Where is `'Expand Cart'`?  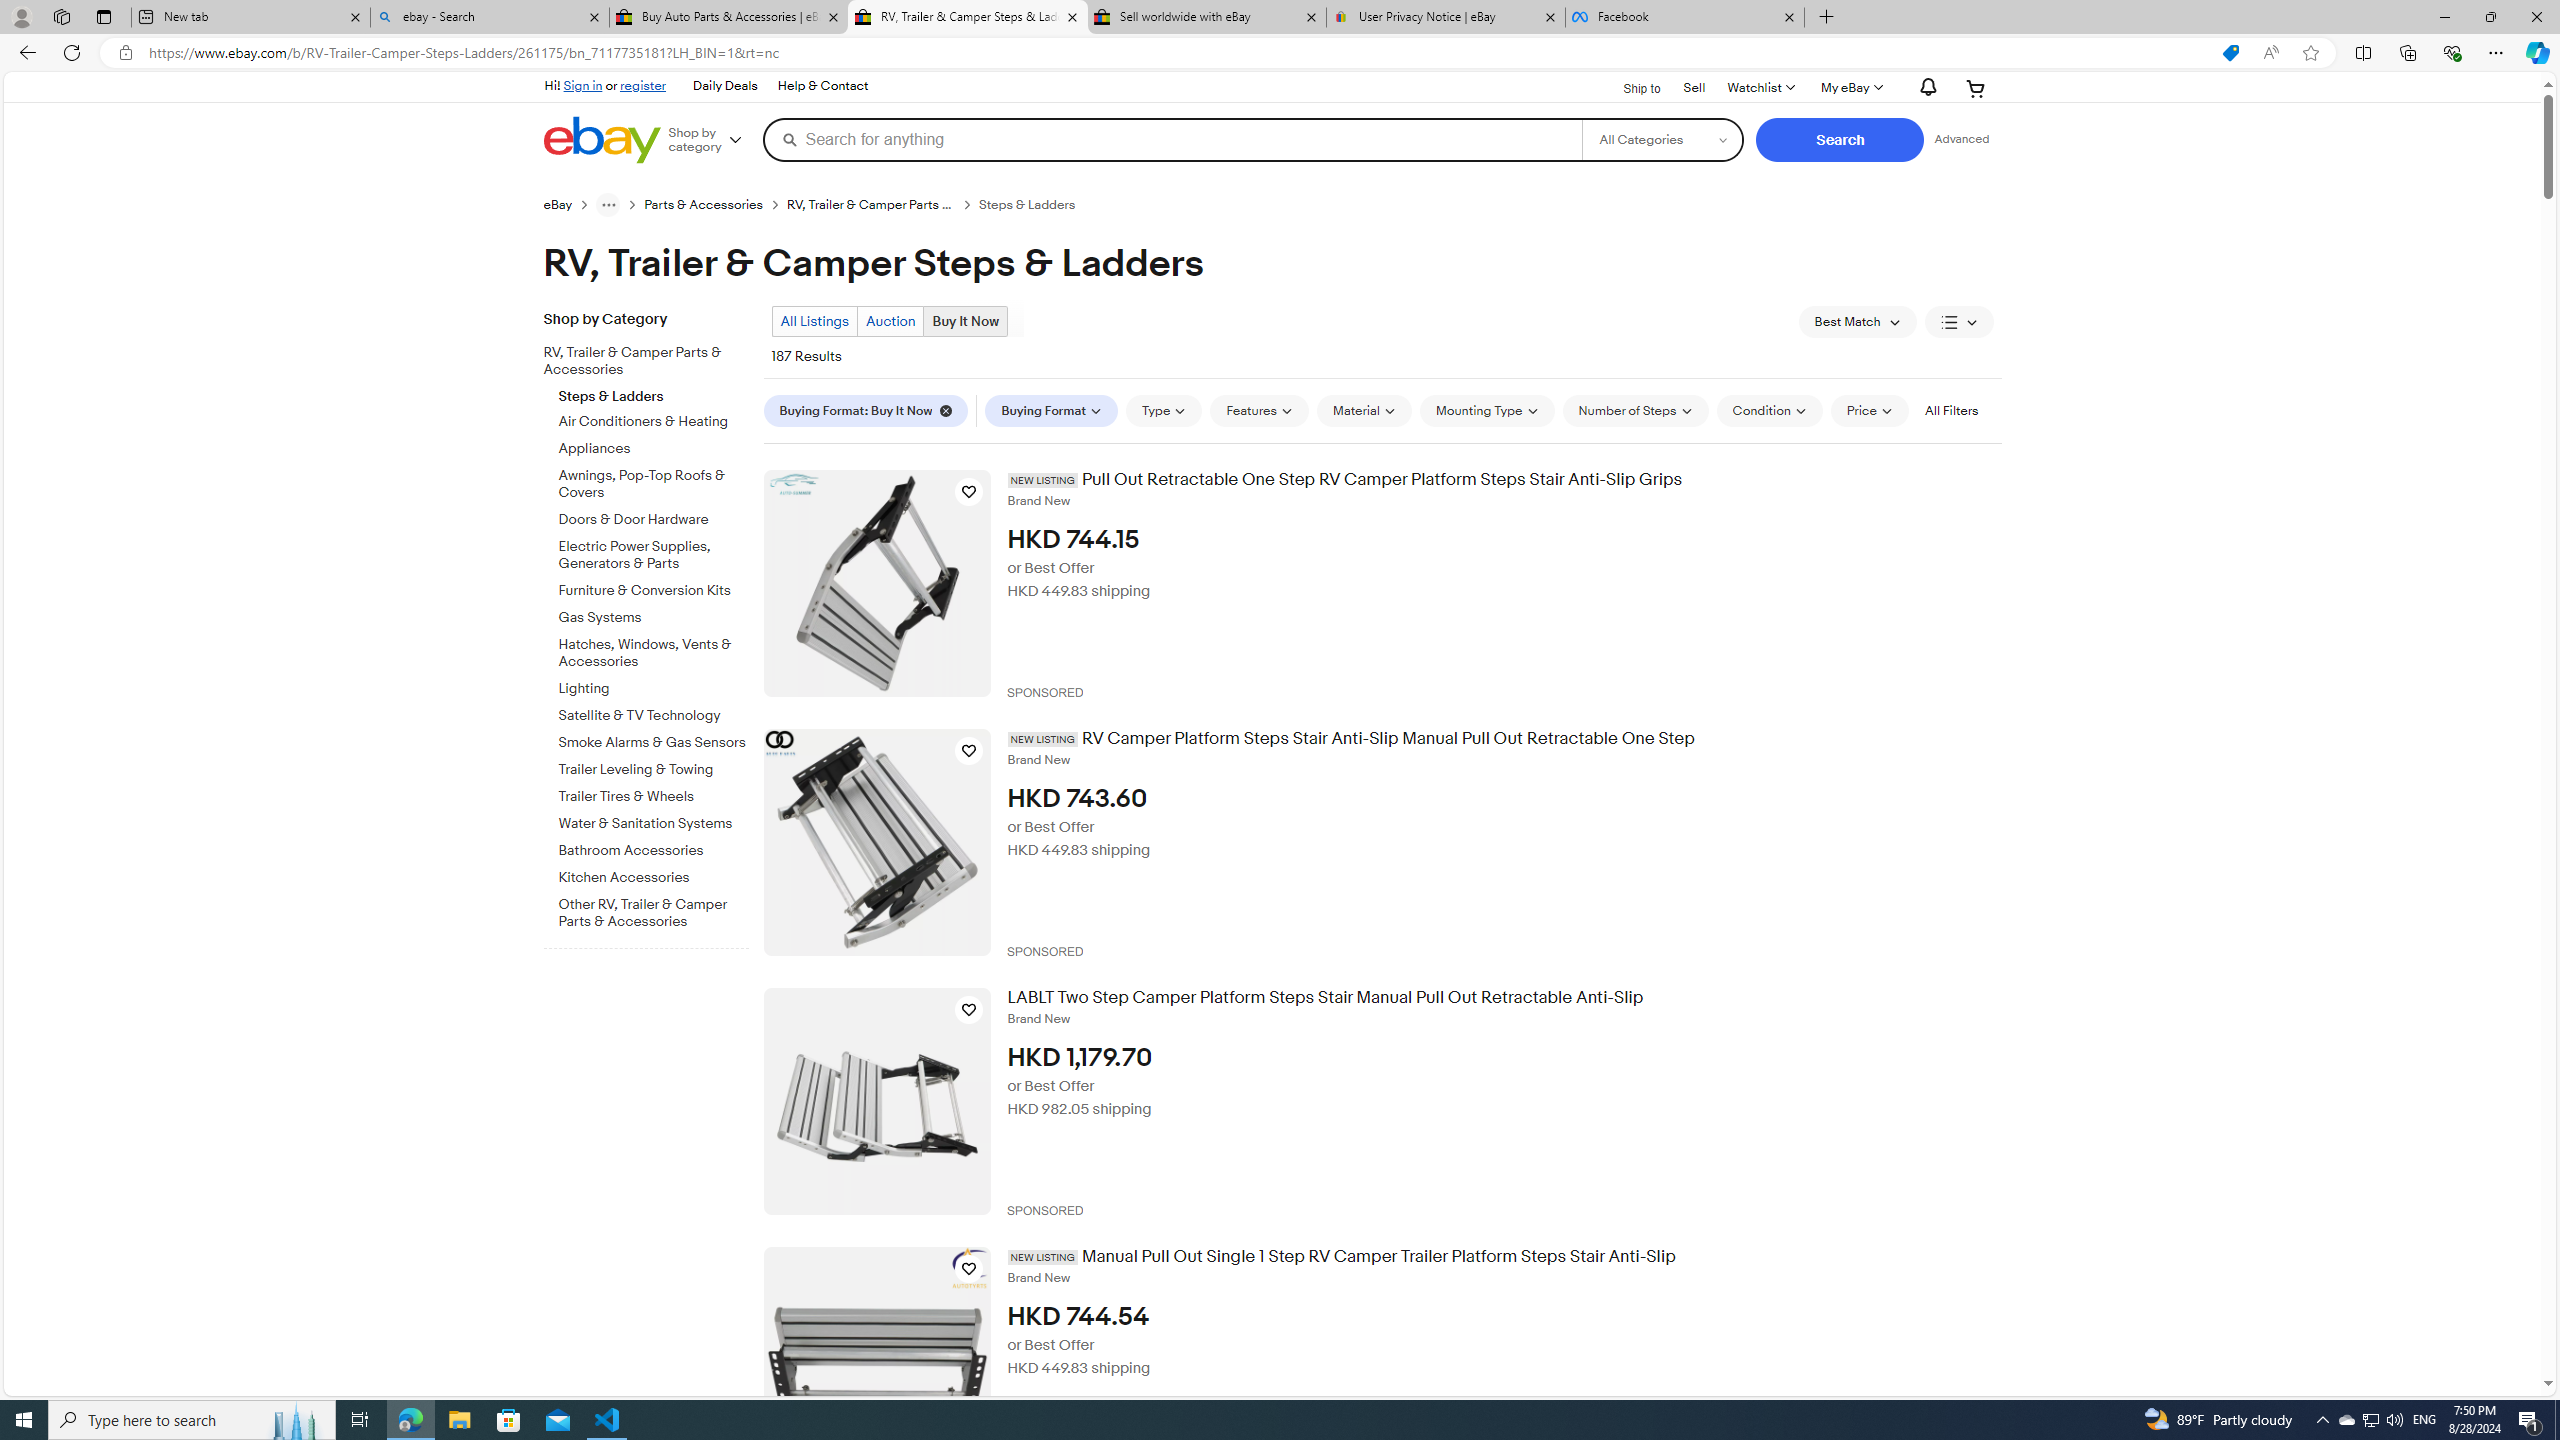
'Expand Cart' is located at coordinates (1976, 87).